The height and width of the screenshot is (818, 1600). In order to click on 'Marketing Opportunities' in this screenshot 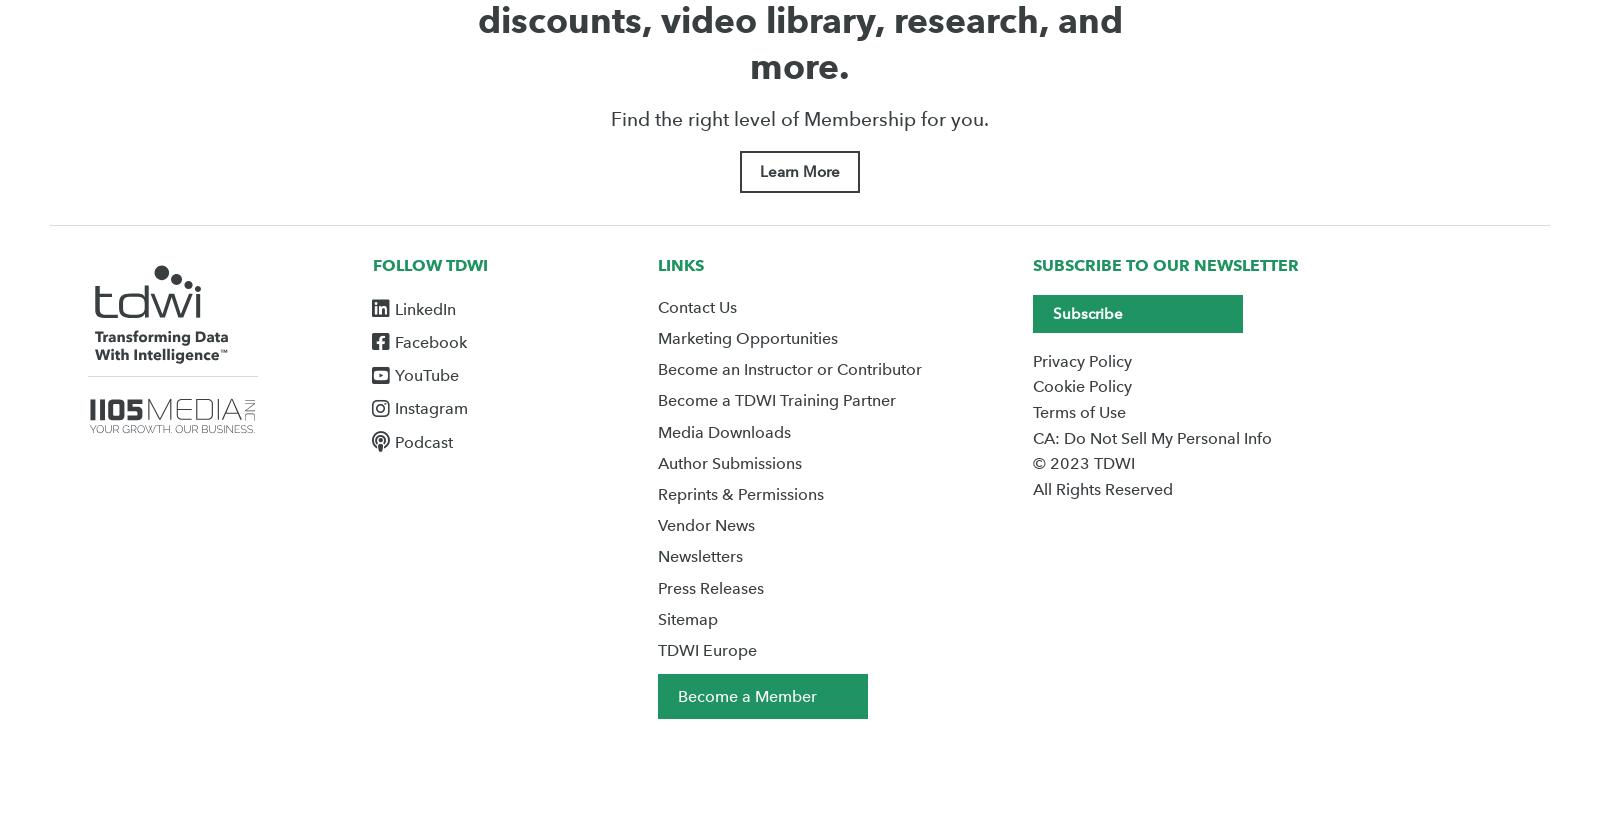, I will do `click(747, 337)`.